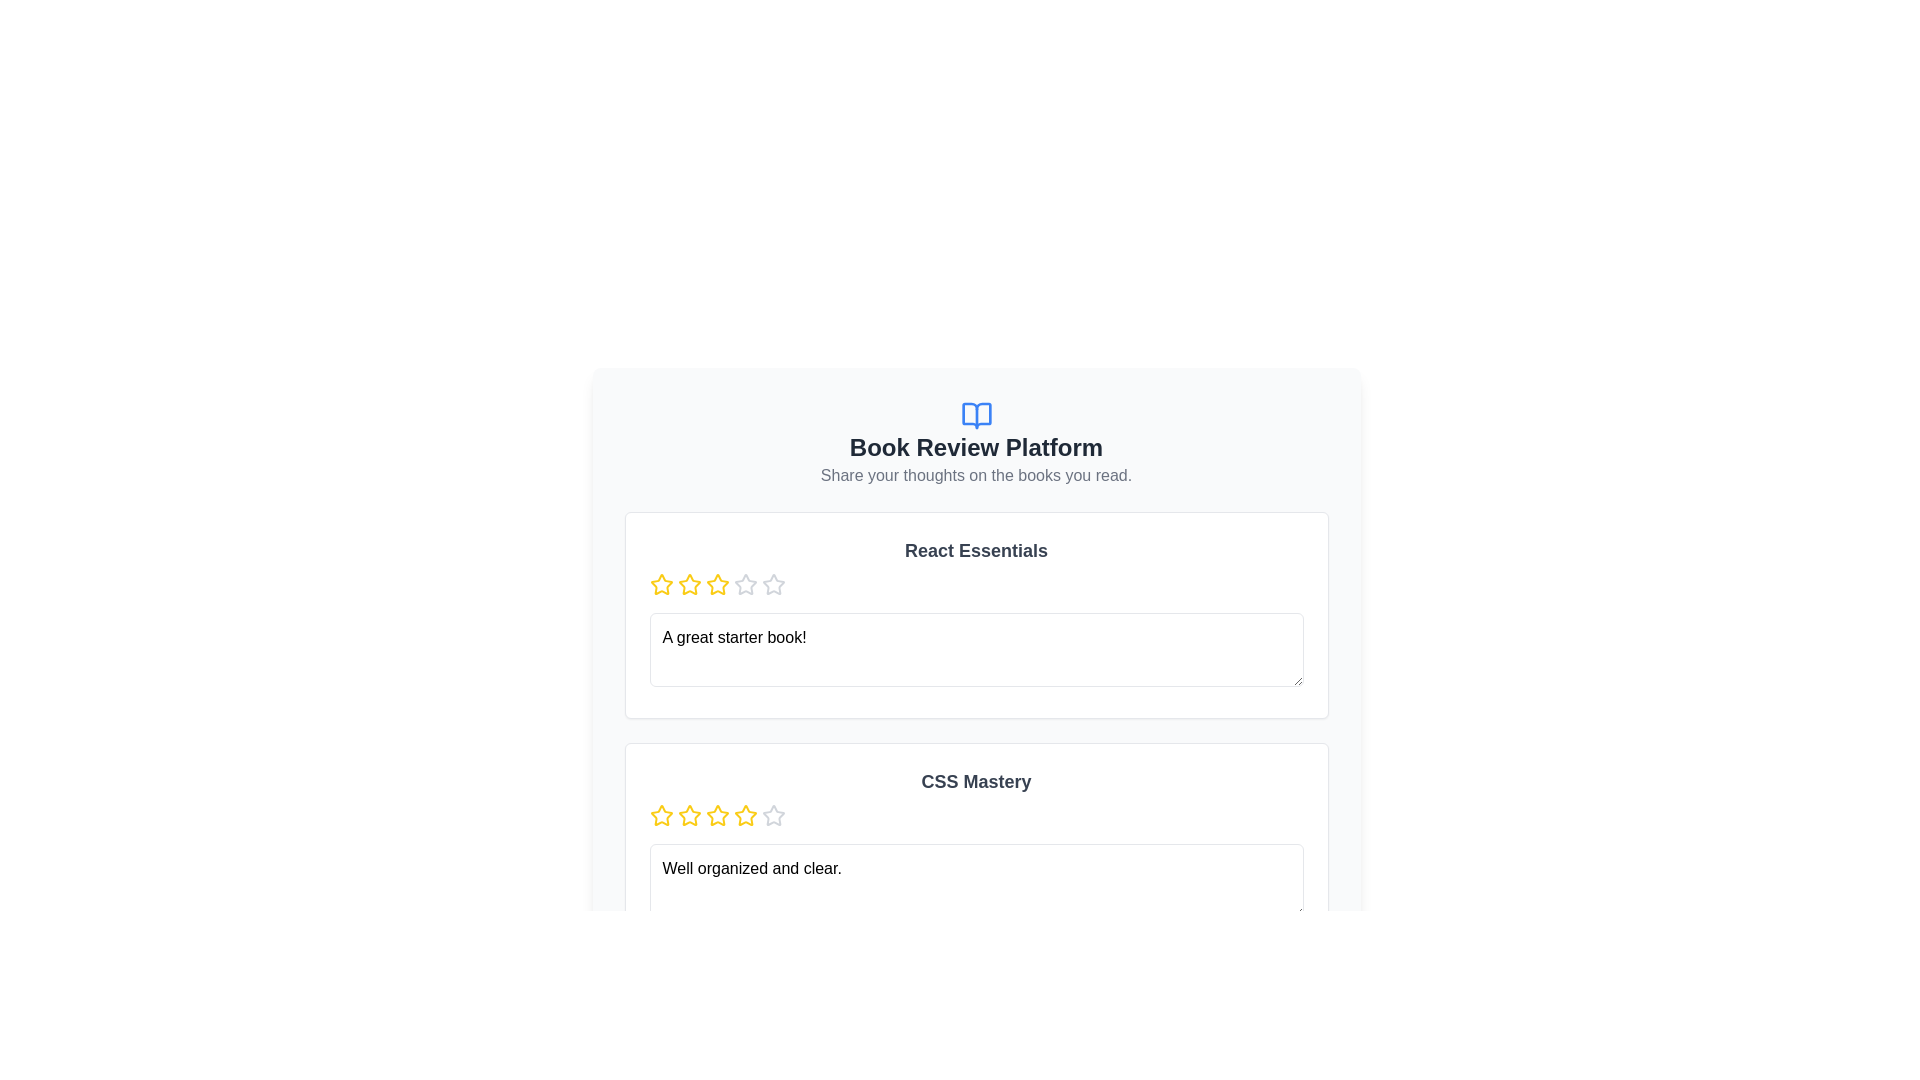 The width and height of the screenshot is (1920, 1080). I want to click on the first yellow star in the rating section adjacent to 'CSS Mastery', so click(661, 816).